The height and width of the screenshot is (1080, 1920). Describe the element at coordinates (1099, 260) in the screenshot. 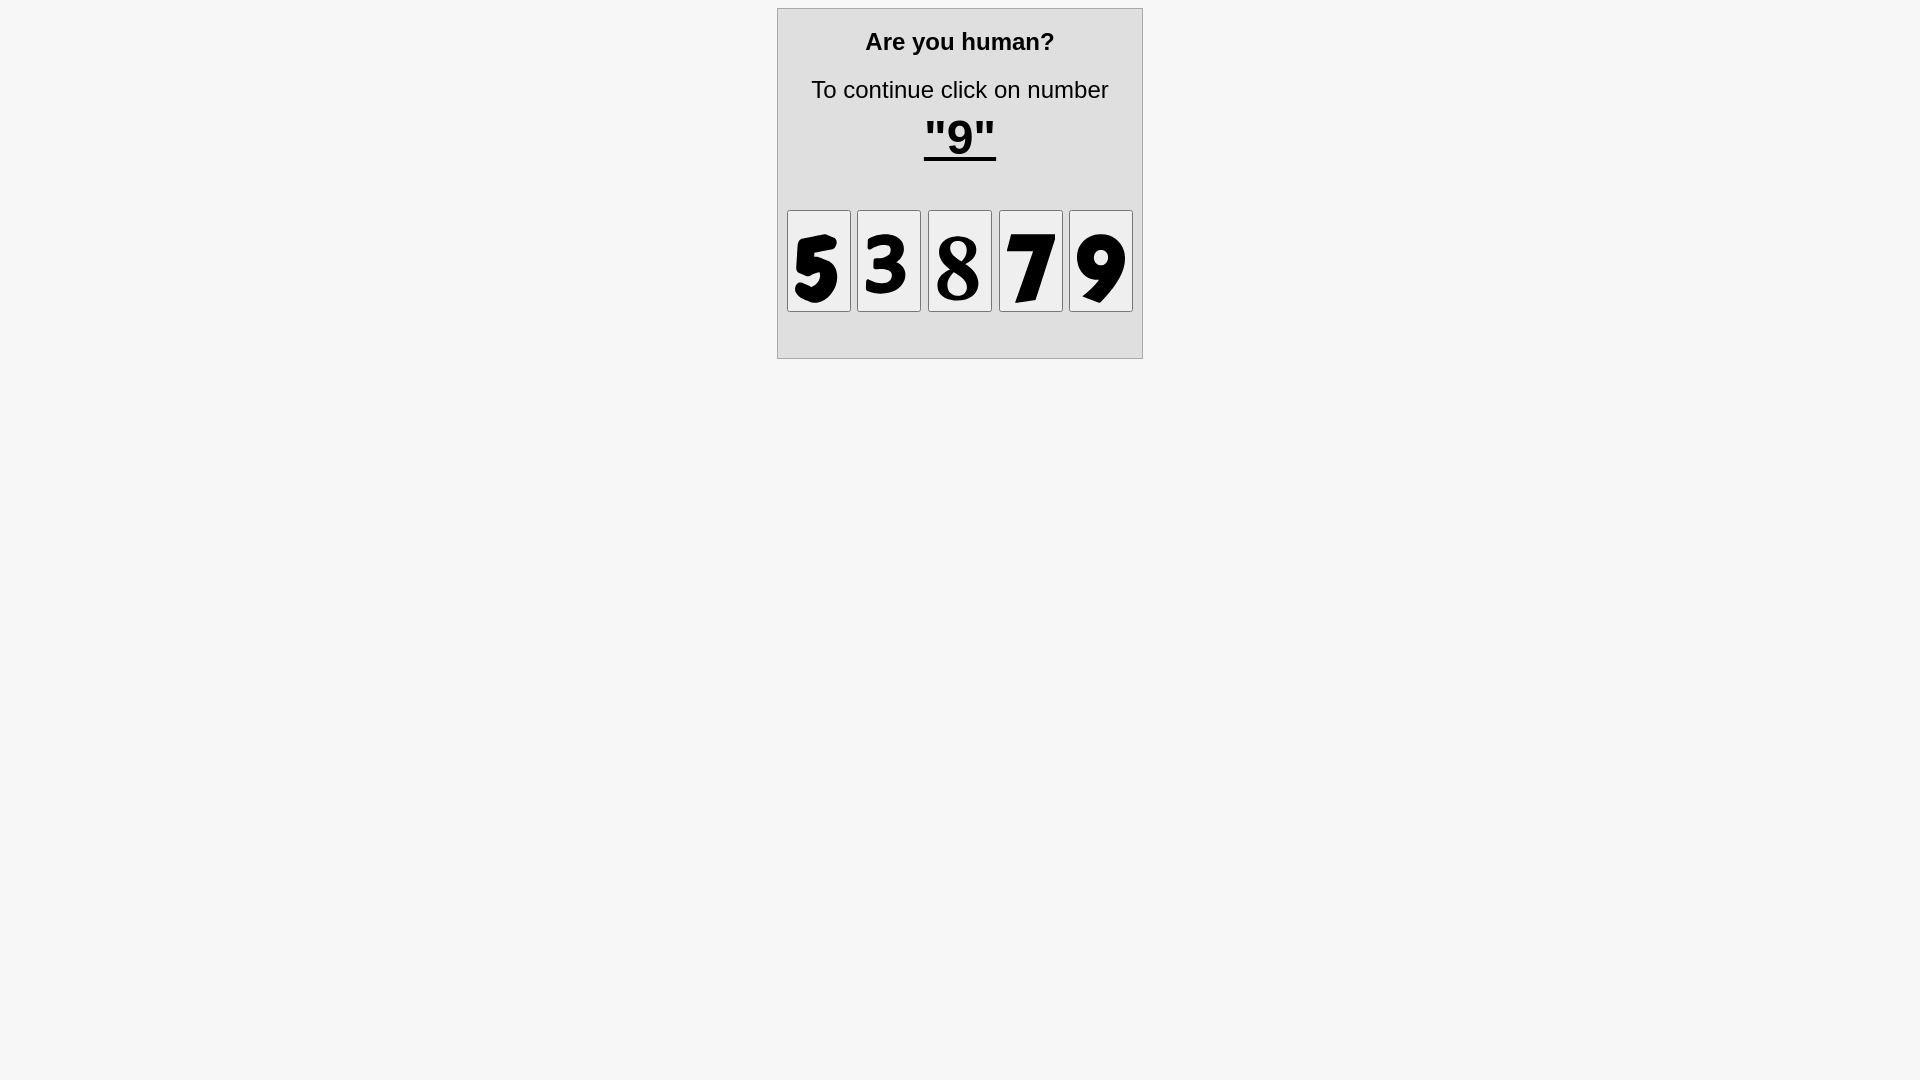

I see `'1732439013527091'` at that location.